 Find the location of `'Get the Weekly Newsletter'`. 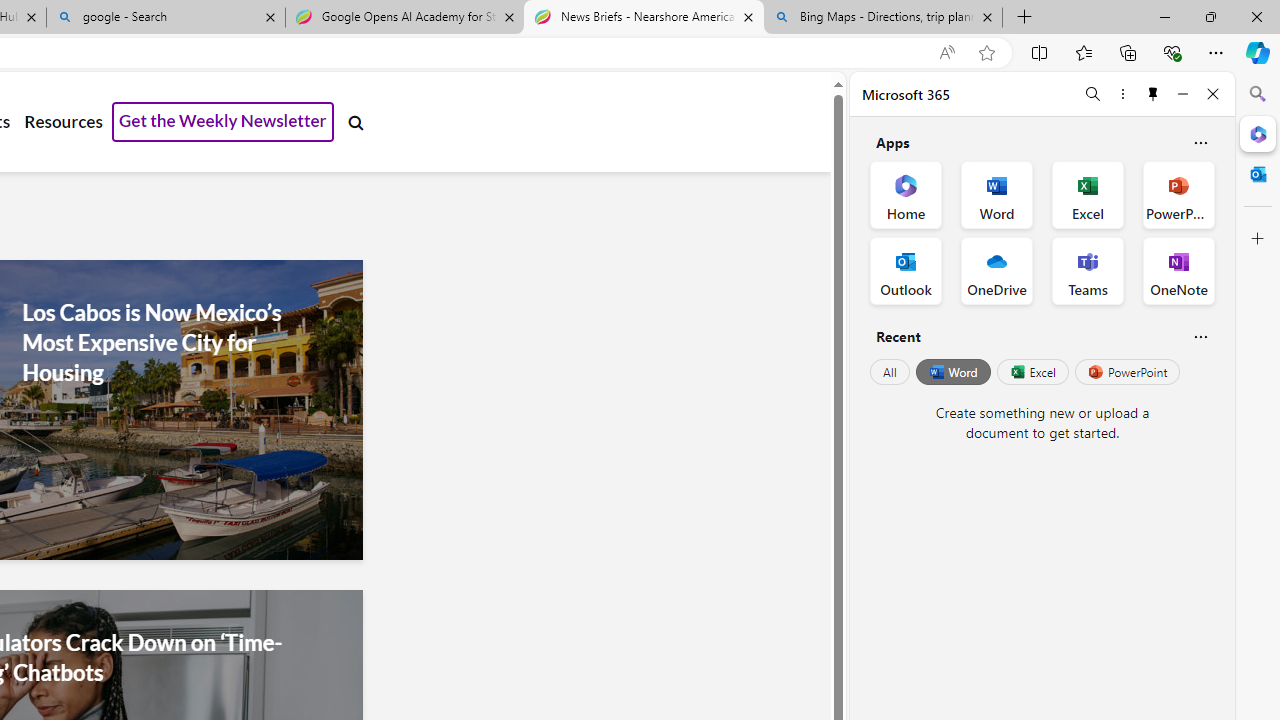

'Get the Weekly Newsletter' is located at coordinates (223, 122).